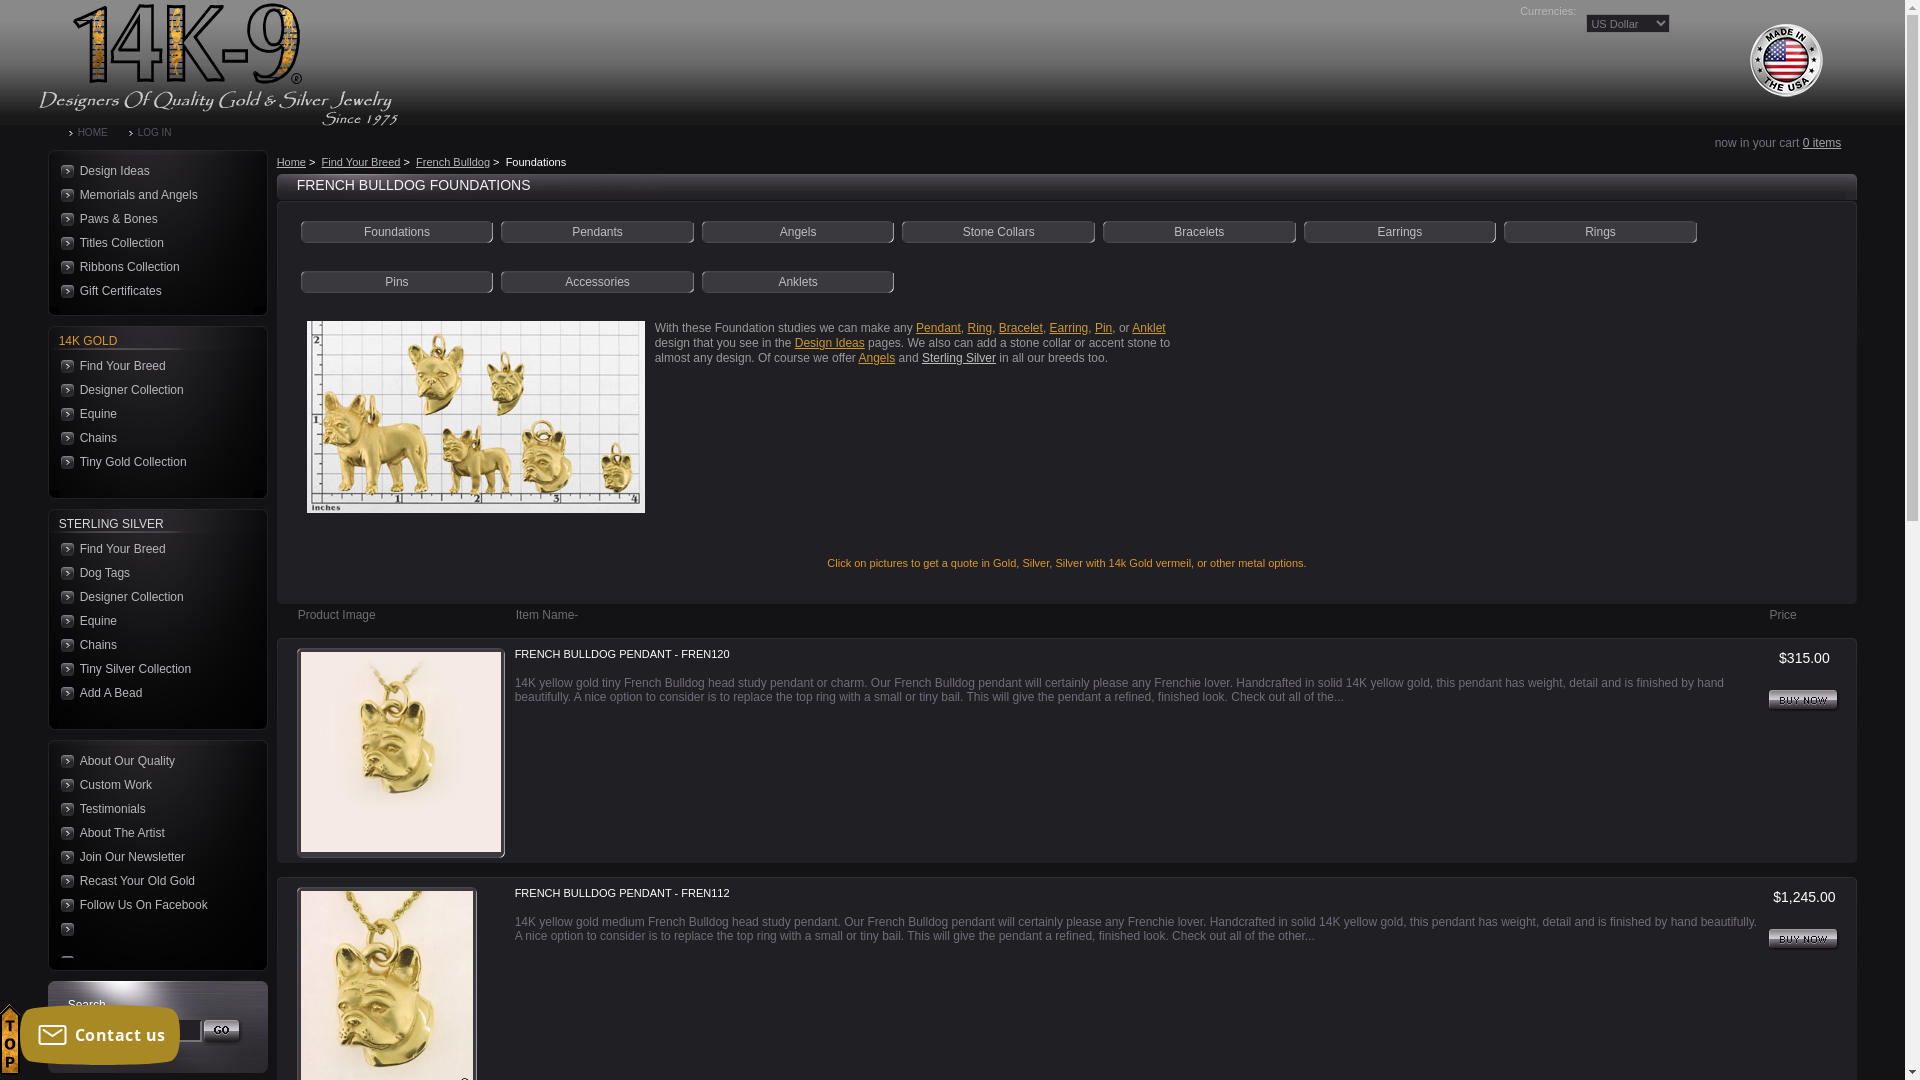 Image resolution: width=1920 pixels, height=1080 pixels. Describe the element at coordinates (151, 644) in the screenshot. I see `'Chains'` at that location.